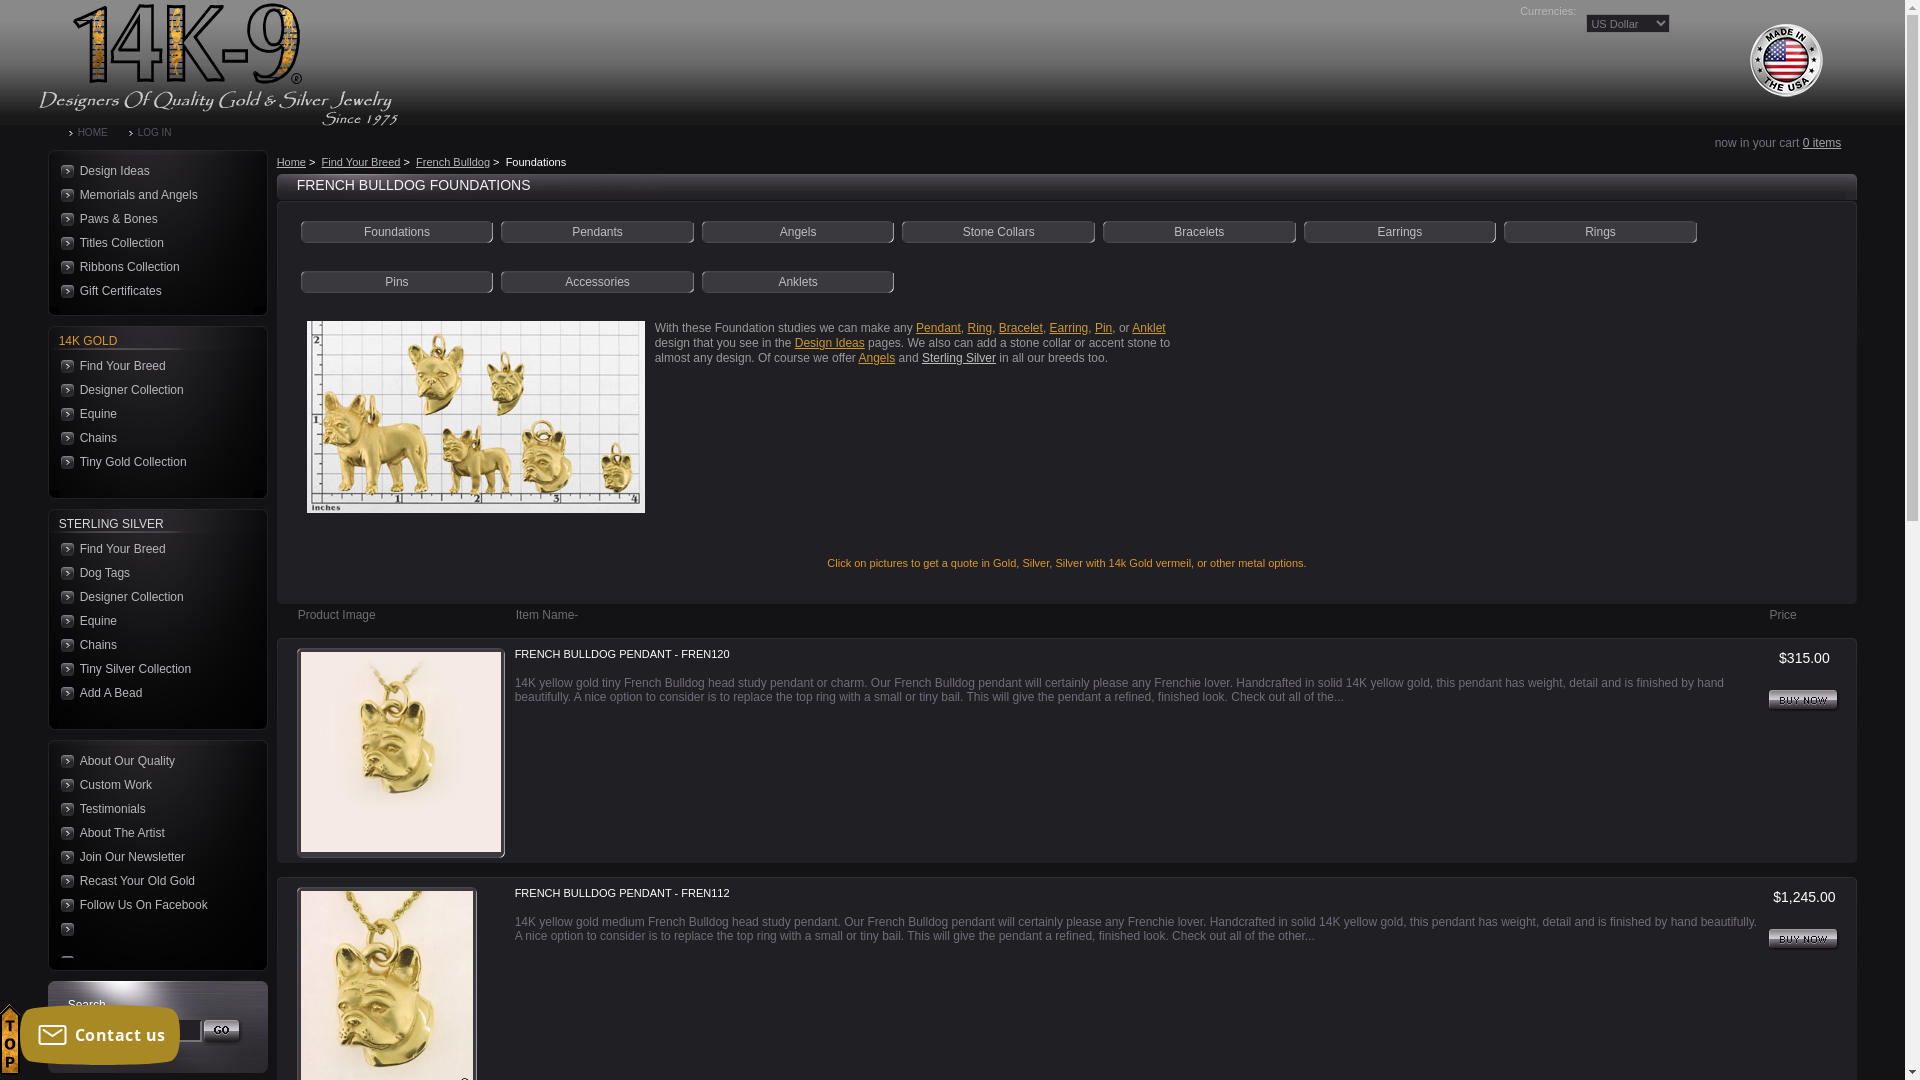 Image resolution: width=1920 pixels, height=1080 pixels. Describe the element at coordinates (151, 644) in the screenshot. I see `'Chains'` at that location.